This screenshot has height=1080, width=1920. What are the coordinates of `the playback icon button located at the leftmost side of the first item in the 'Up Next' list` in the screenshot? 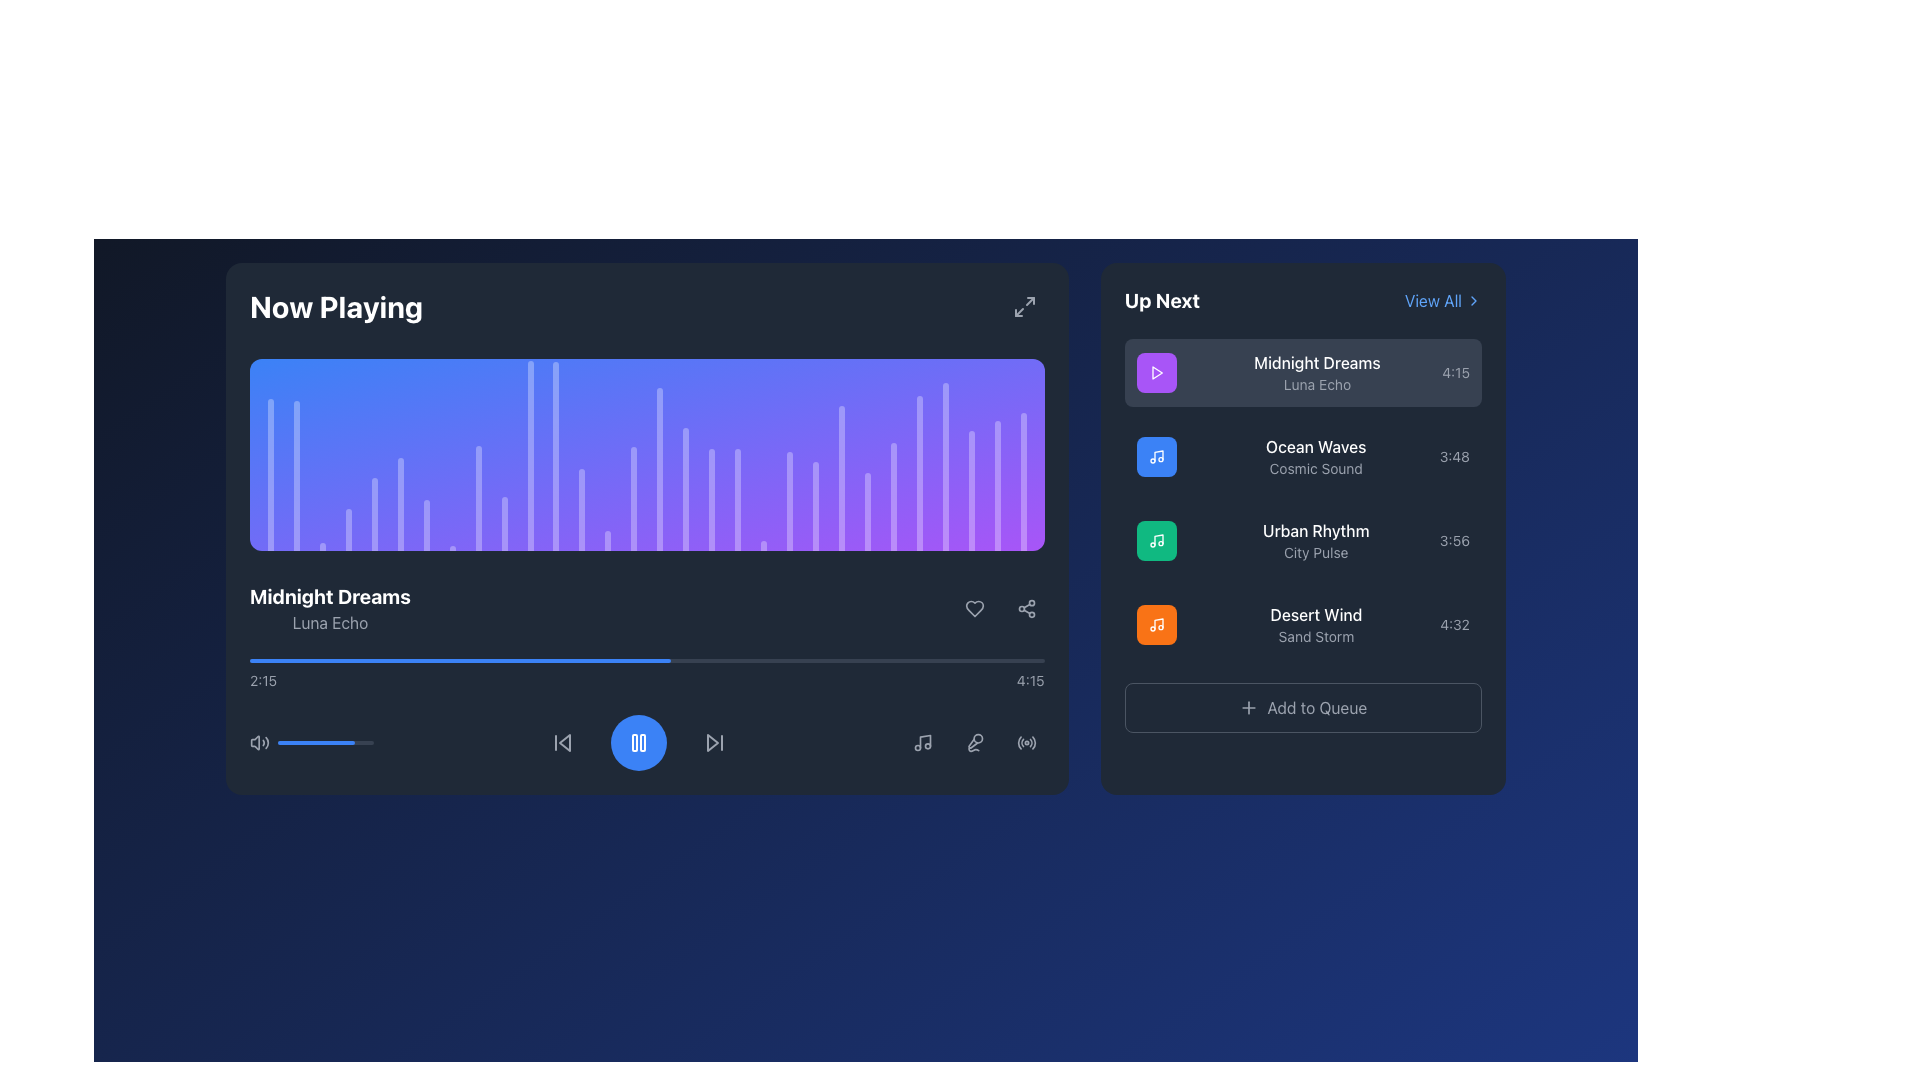 It's located at (1156, 373).